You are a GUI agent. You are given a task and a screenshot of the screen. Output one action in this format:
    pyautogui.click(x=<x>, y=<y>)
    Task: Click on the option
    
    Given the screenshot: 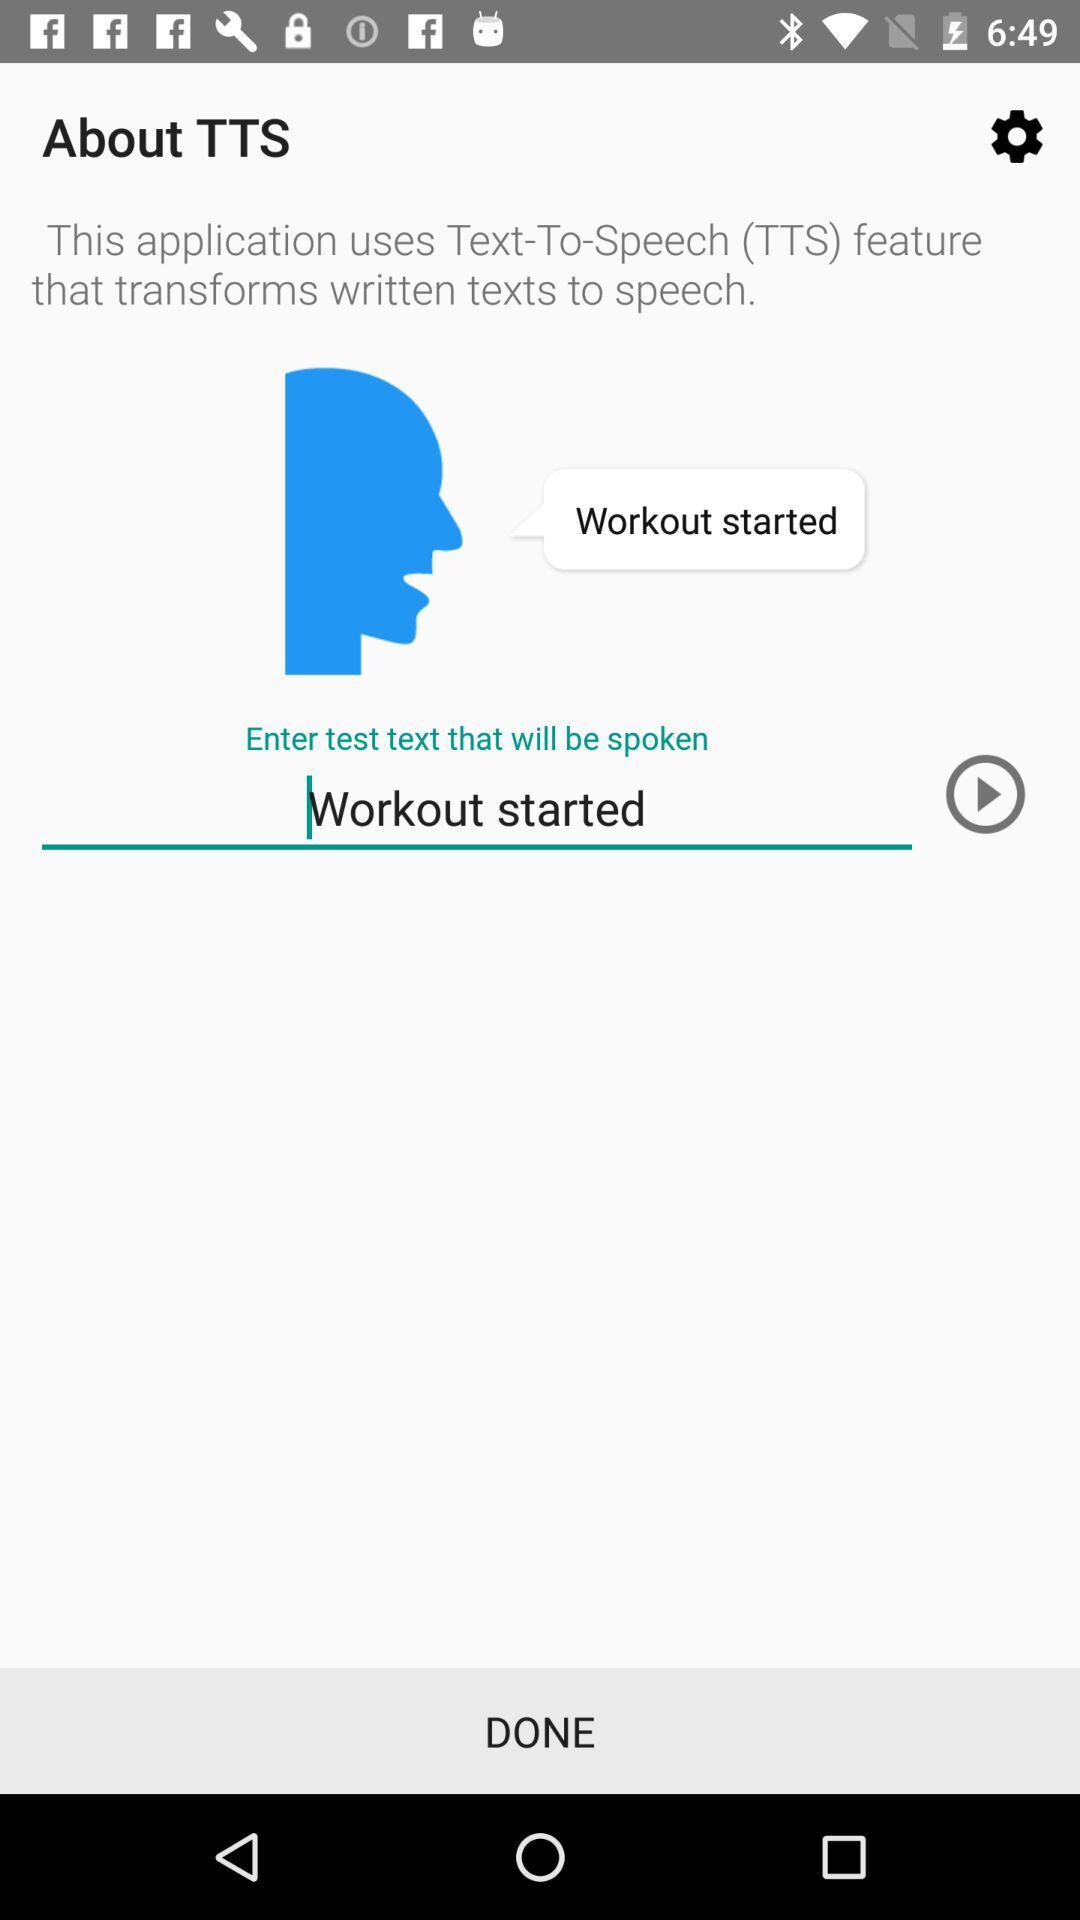 What is the action you would take?
    pyautogui.click(x=984, y=793)
    